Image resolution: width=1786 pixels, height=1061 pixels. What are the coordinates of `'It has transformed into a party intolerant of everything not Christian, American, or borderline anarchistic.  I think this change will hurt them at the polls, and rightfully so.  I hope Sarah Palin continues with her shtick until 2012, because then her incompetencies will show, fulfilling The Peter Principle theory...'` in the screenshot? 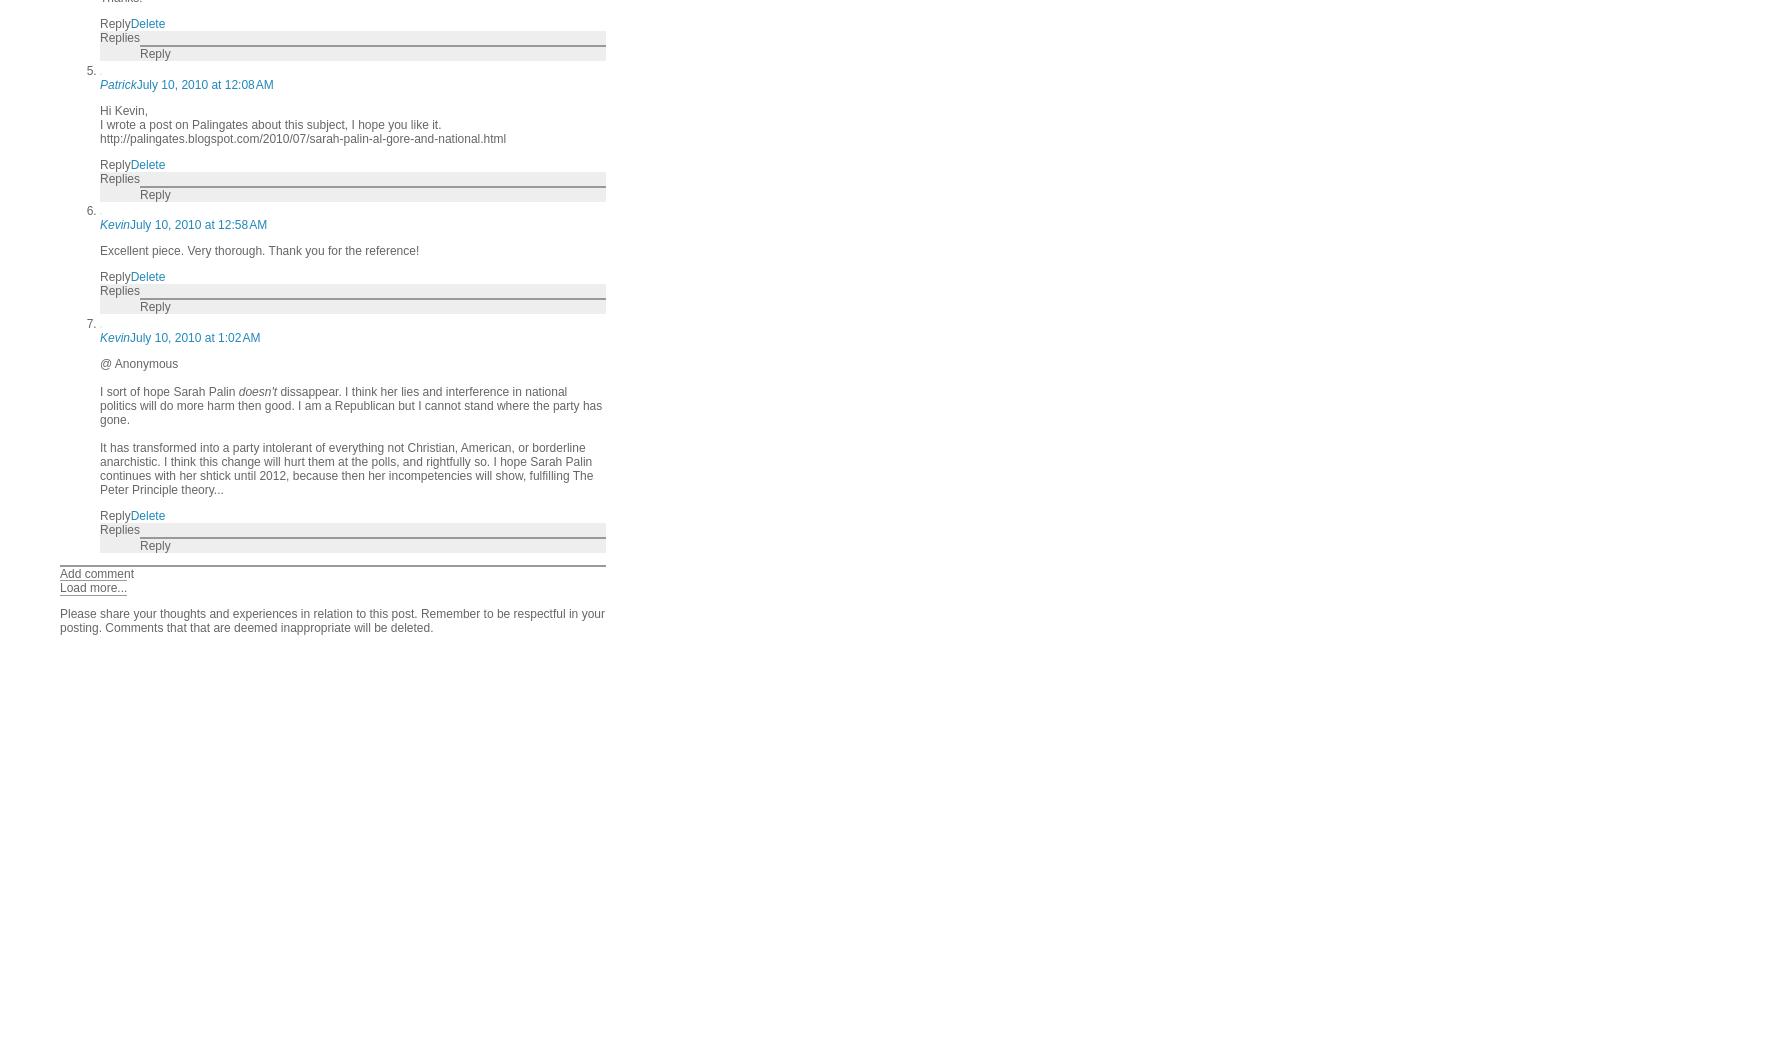 It's located at (346, 468).